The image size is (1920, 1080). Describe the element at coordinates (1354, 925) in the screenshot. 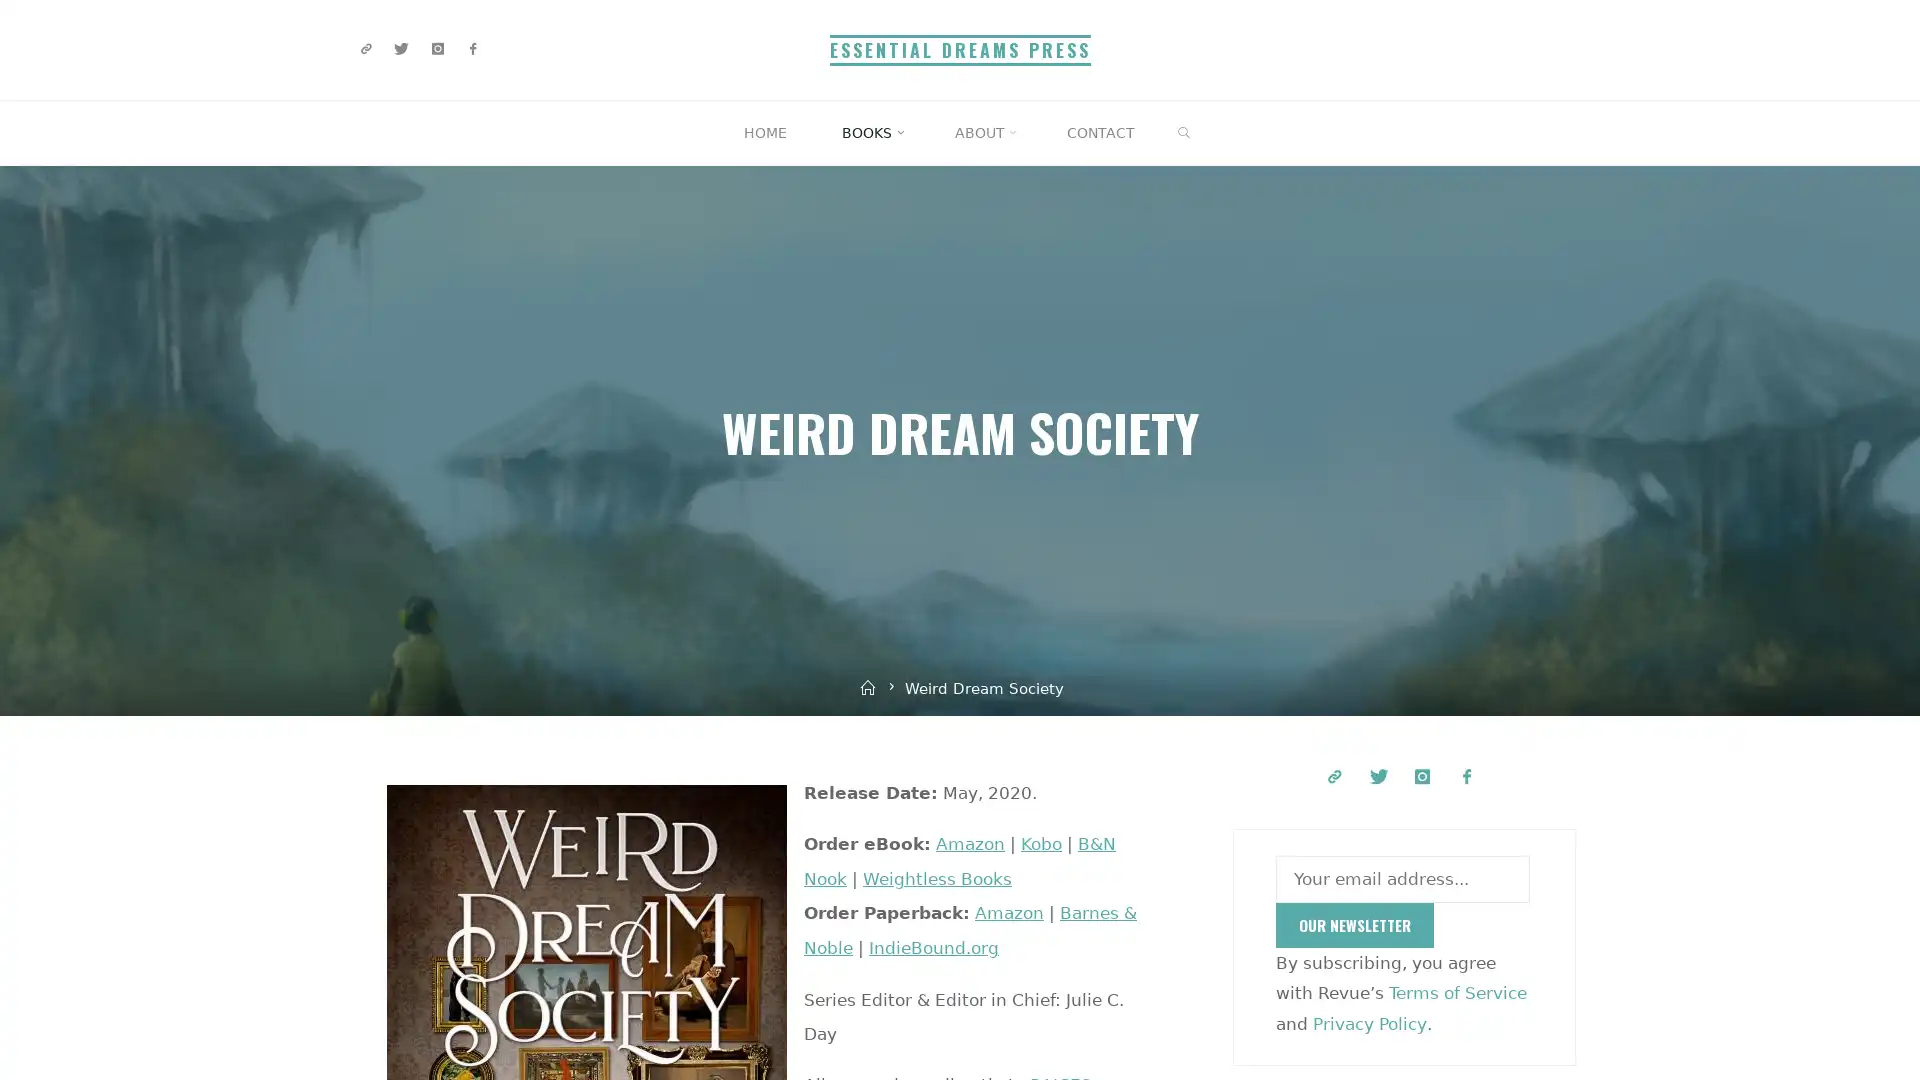

I see `Our Newsletter` at that location.